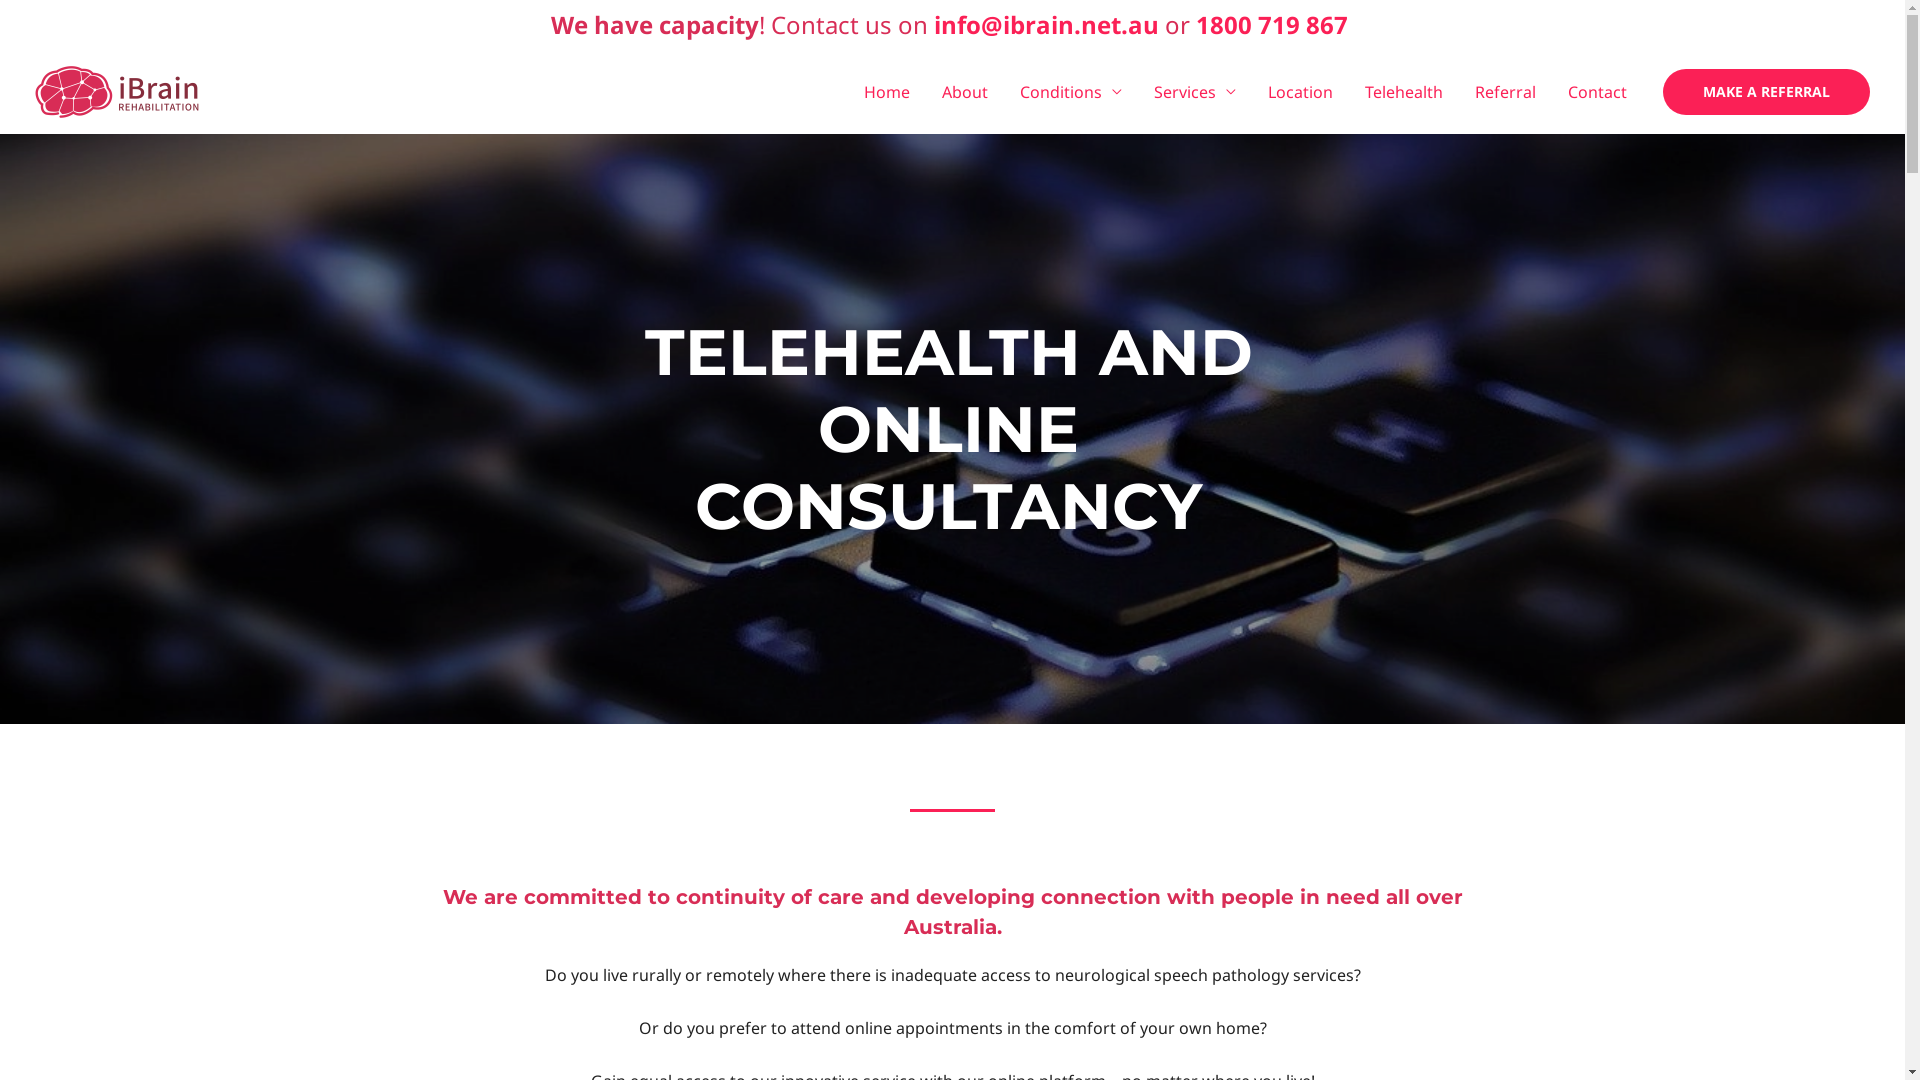  What do you see at coordinates (933, 24) in the screenshot?
I see `'info@ibrain.net.au'` at bounding box center [933, 24].